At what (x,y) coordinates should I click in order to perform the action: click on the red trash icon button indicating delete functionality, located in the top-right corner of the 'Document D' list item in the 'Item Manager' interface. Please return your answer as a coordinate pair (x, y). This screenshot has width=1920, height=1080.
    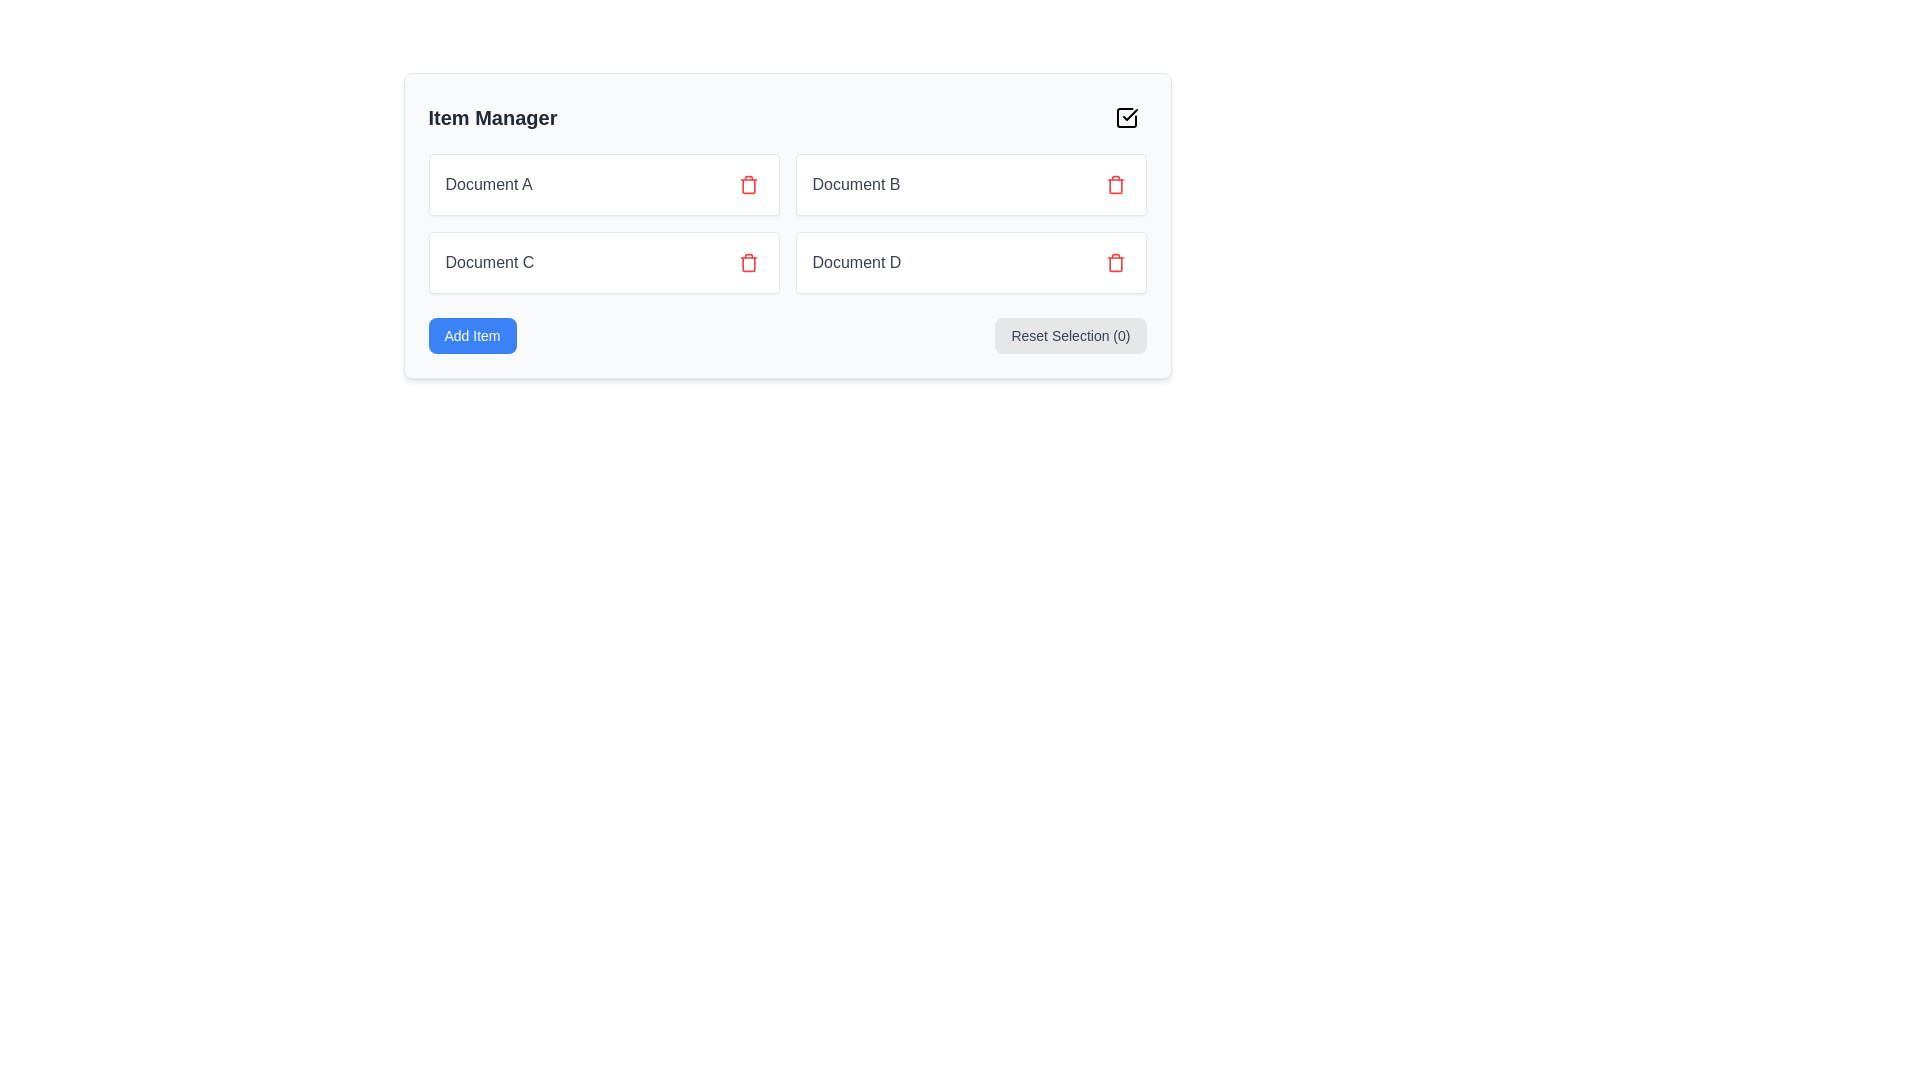
    Looking at the image, I should click on (1114, 261).